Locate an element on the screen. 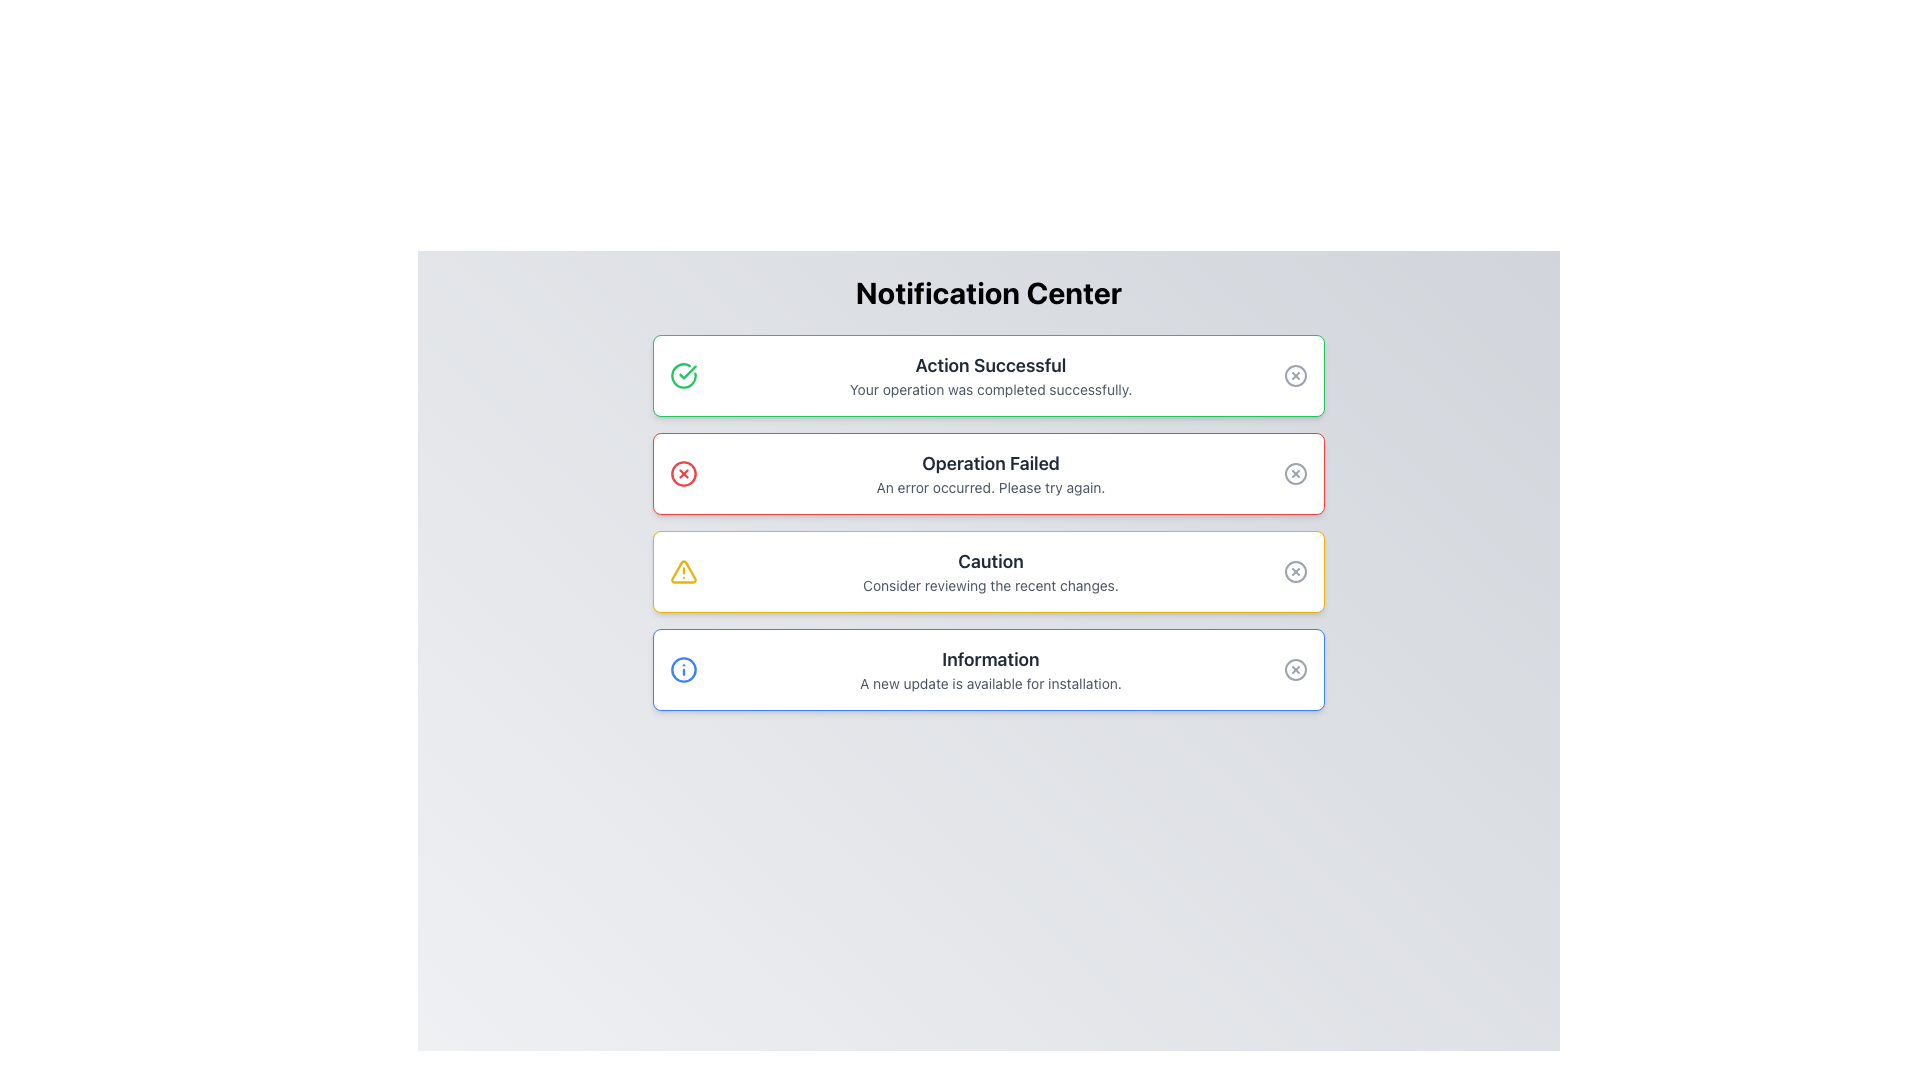 This screenshot has height=1080, width=1920. the success icon located at the top-left corner of the 'Action Successful' notification card for feedback is located at coordinates (684, 375).